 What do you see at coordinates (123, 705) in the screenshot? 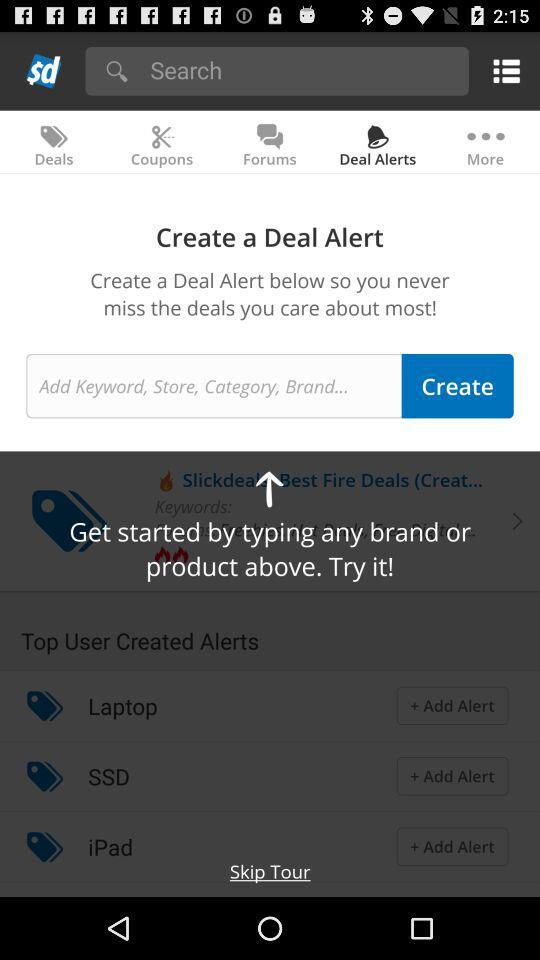
I see `icon below top user created icon` at bounding box center [123, 705].